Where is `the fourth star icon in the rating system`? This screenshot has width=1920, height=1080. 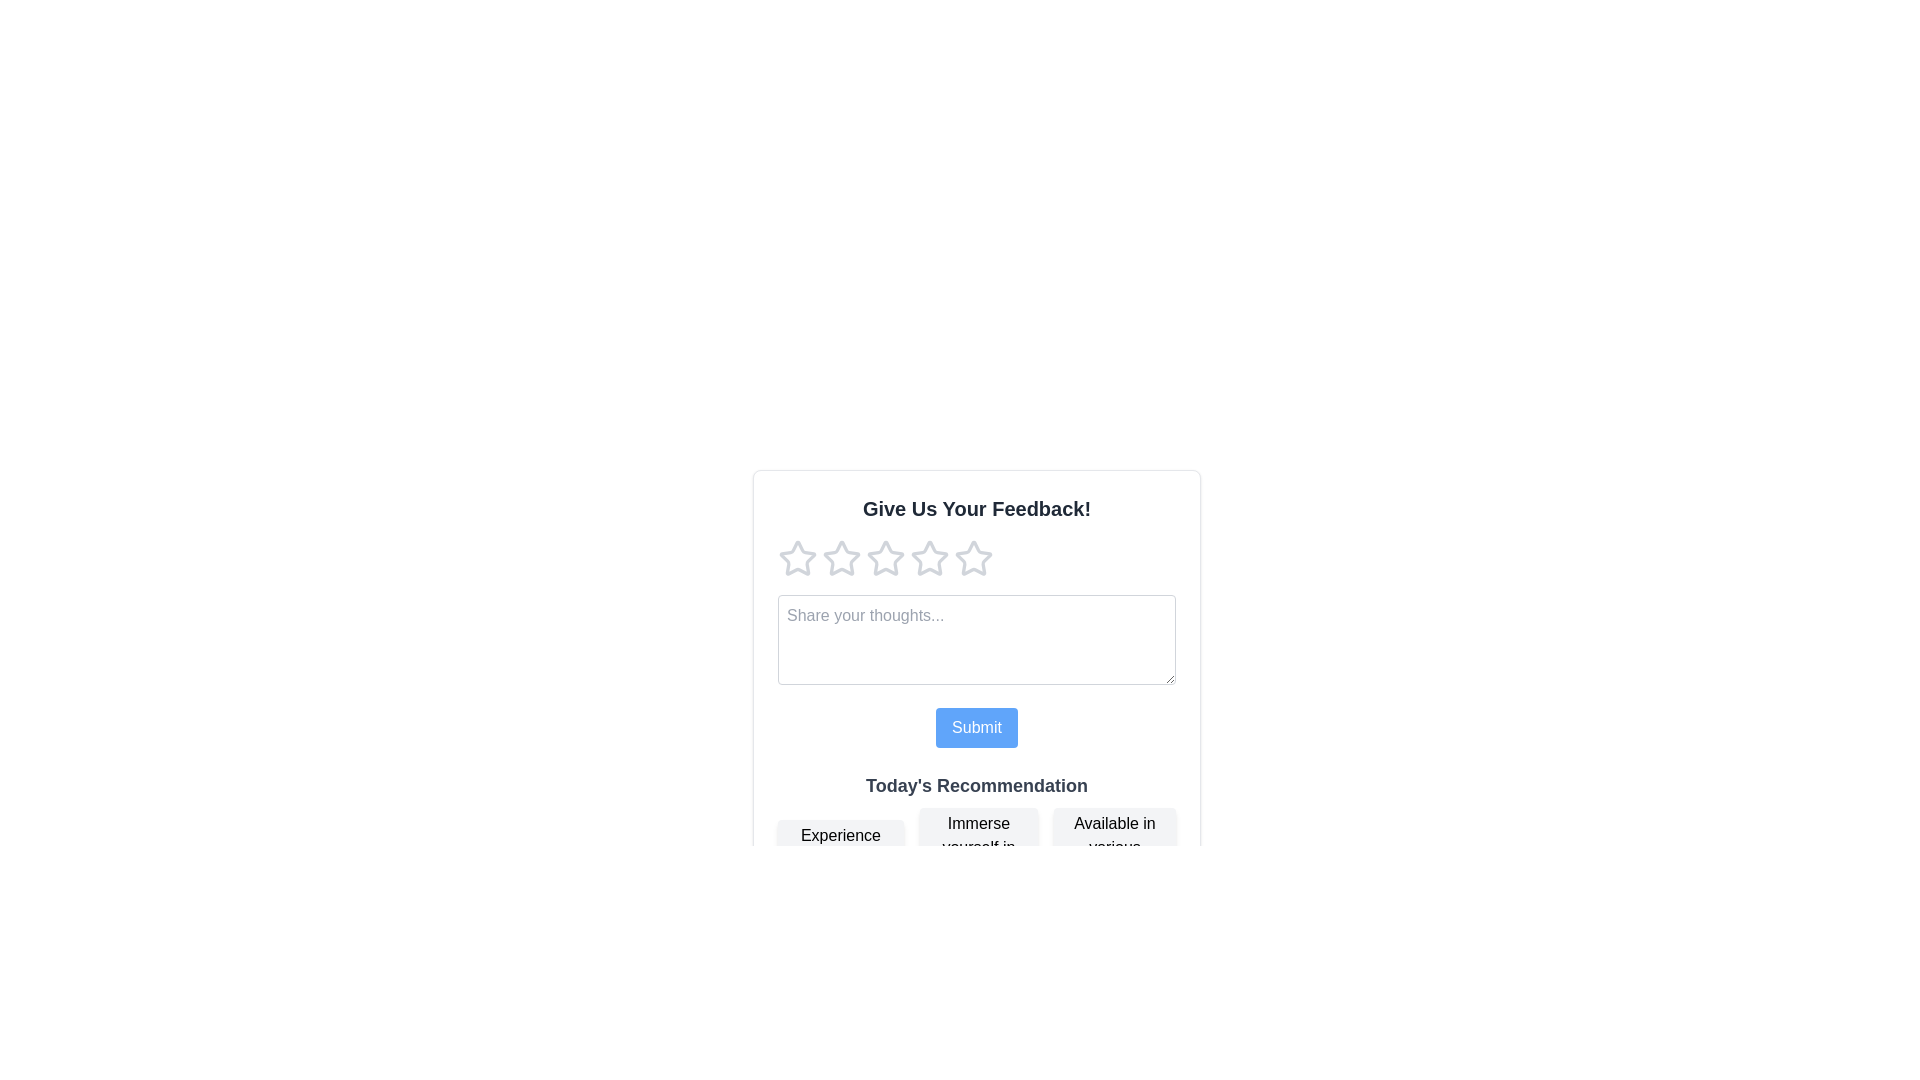 the fourth star icon in the rating system is located at coordinates (977, 559).